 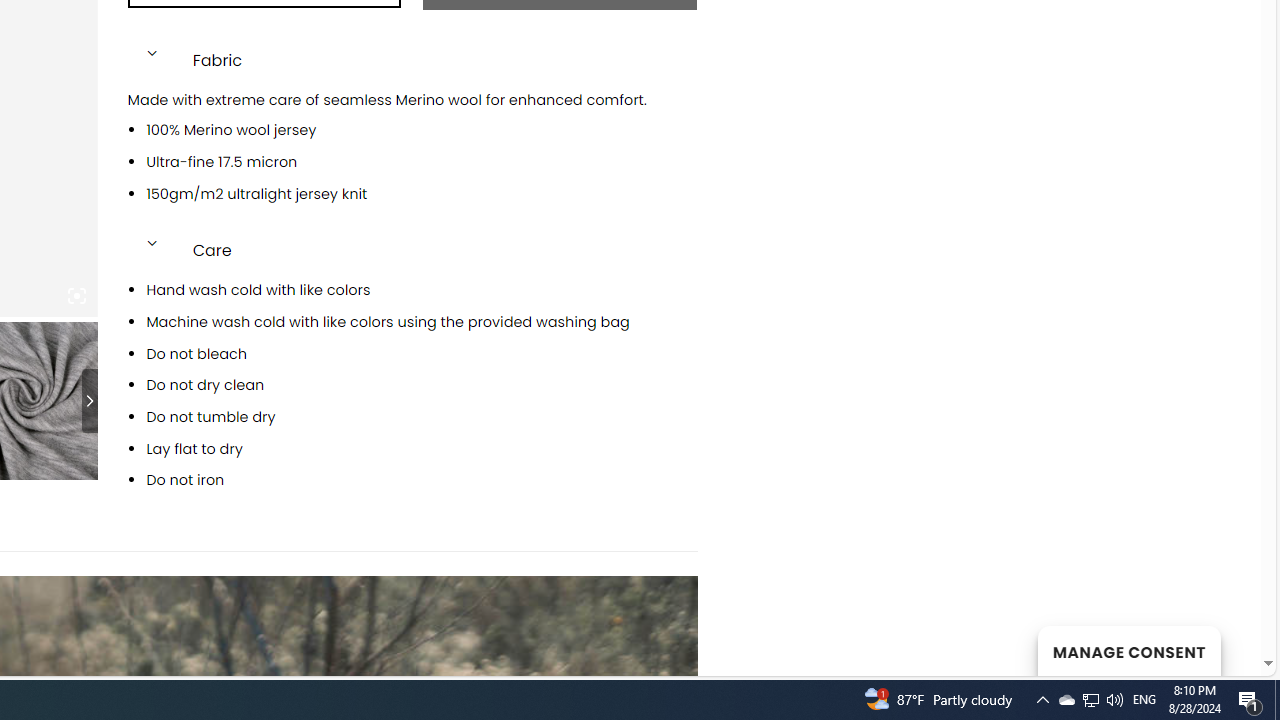 I want to click on 'Class: iconic-woothumbs-fullscreen', so click(x=76, y=296).